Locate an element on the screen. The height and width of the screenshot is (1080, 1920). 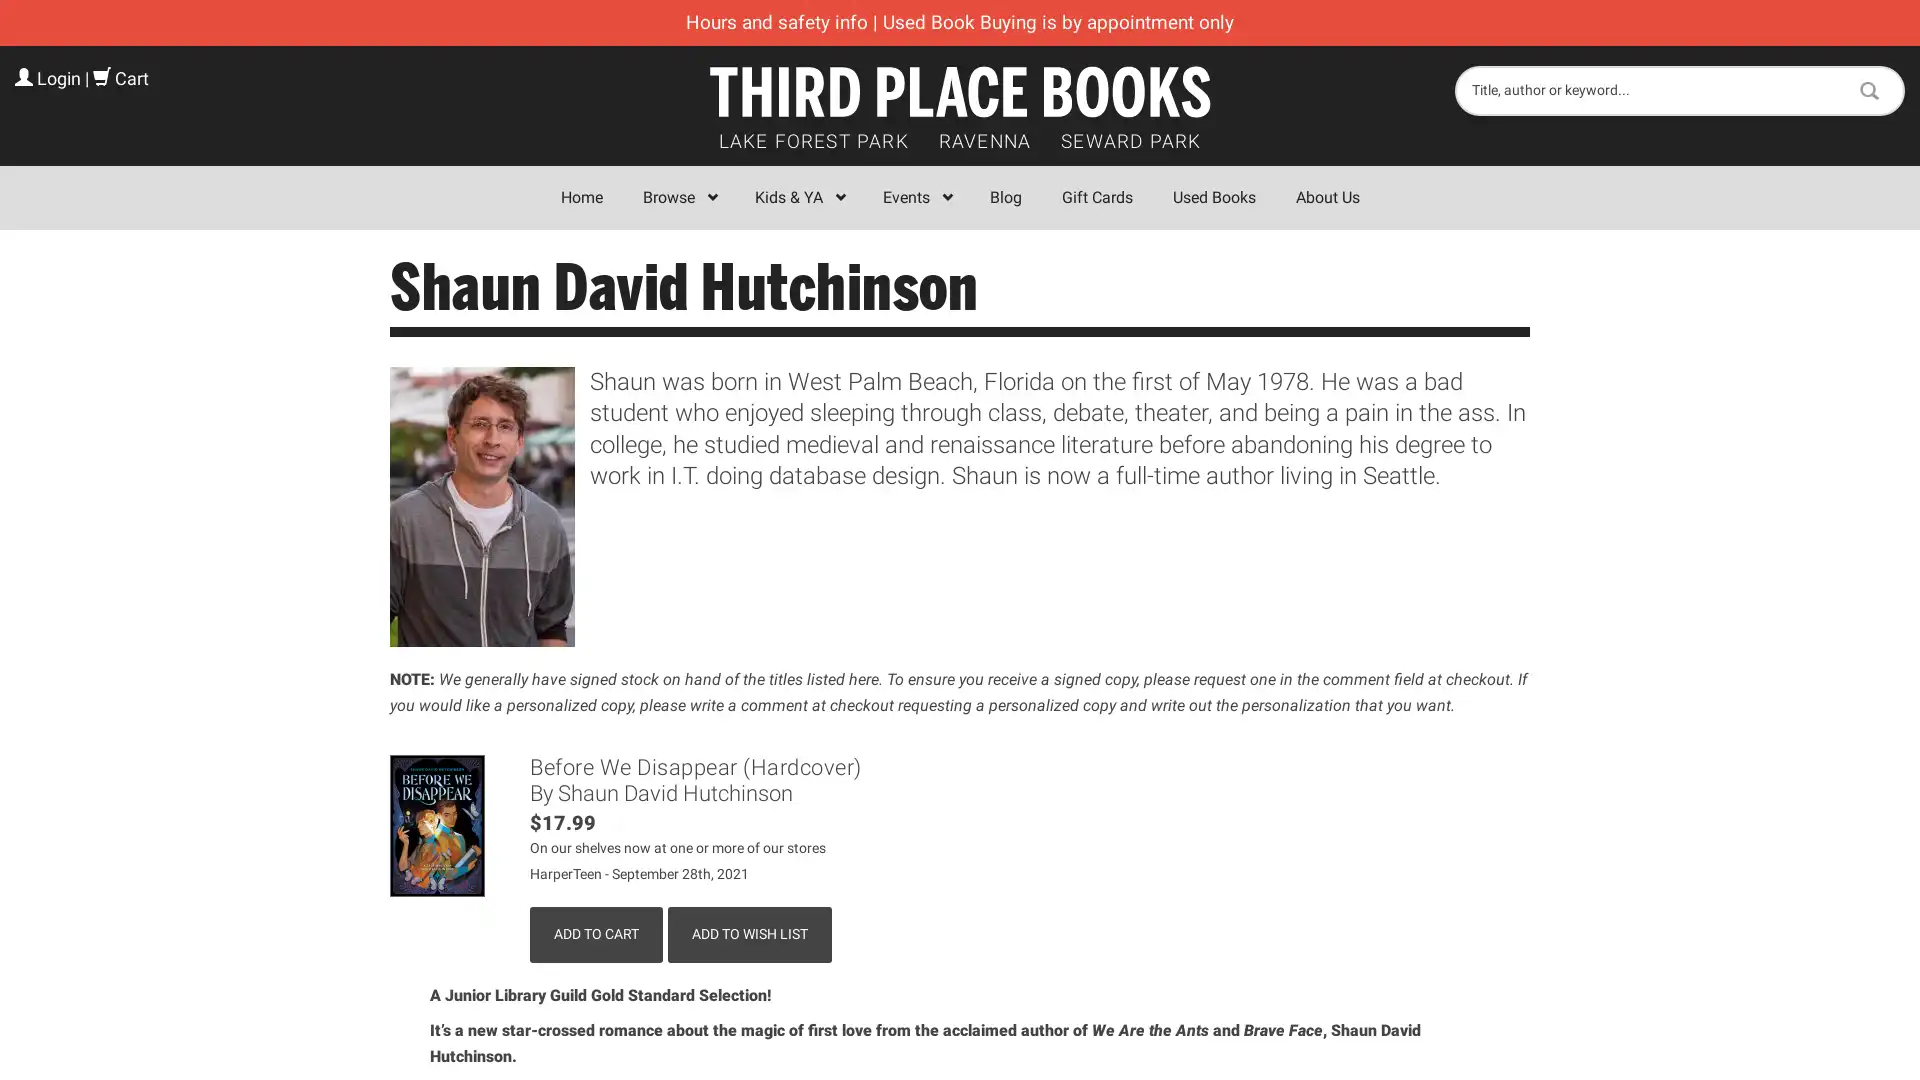
Sign Up! is located at coordinates (960, 744).